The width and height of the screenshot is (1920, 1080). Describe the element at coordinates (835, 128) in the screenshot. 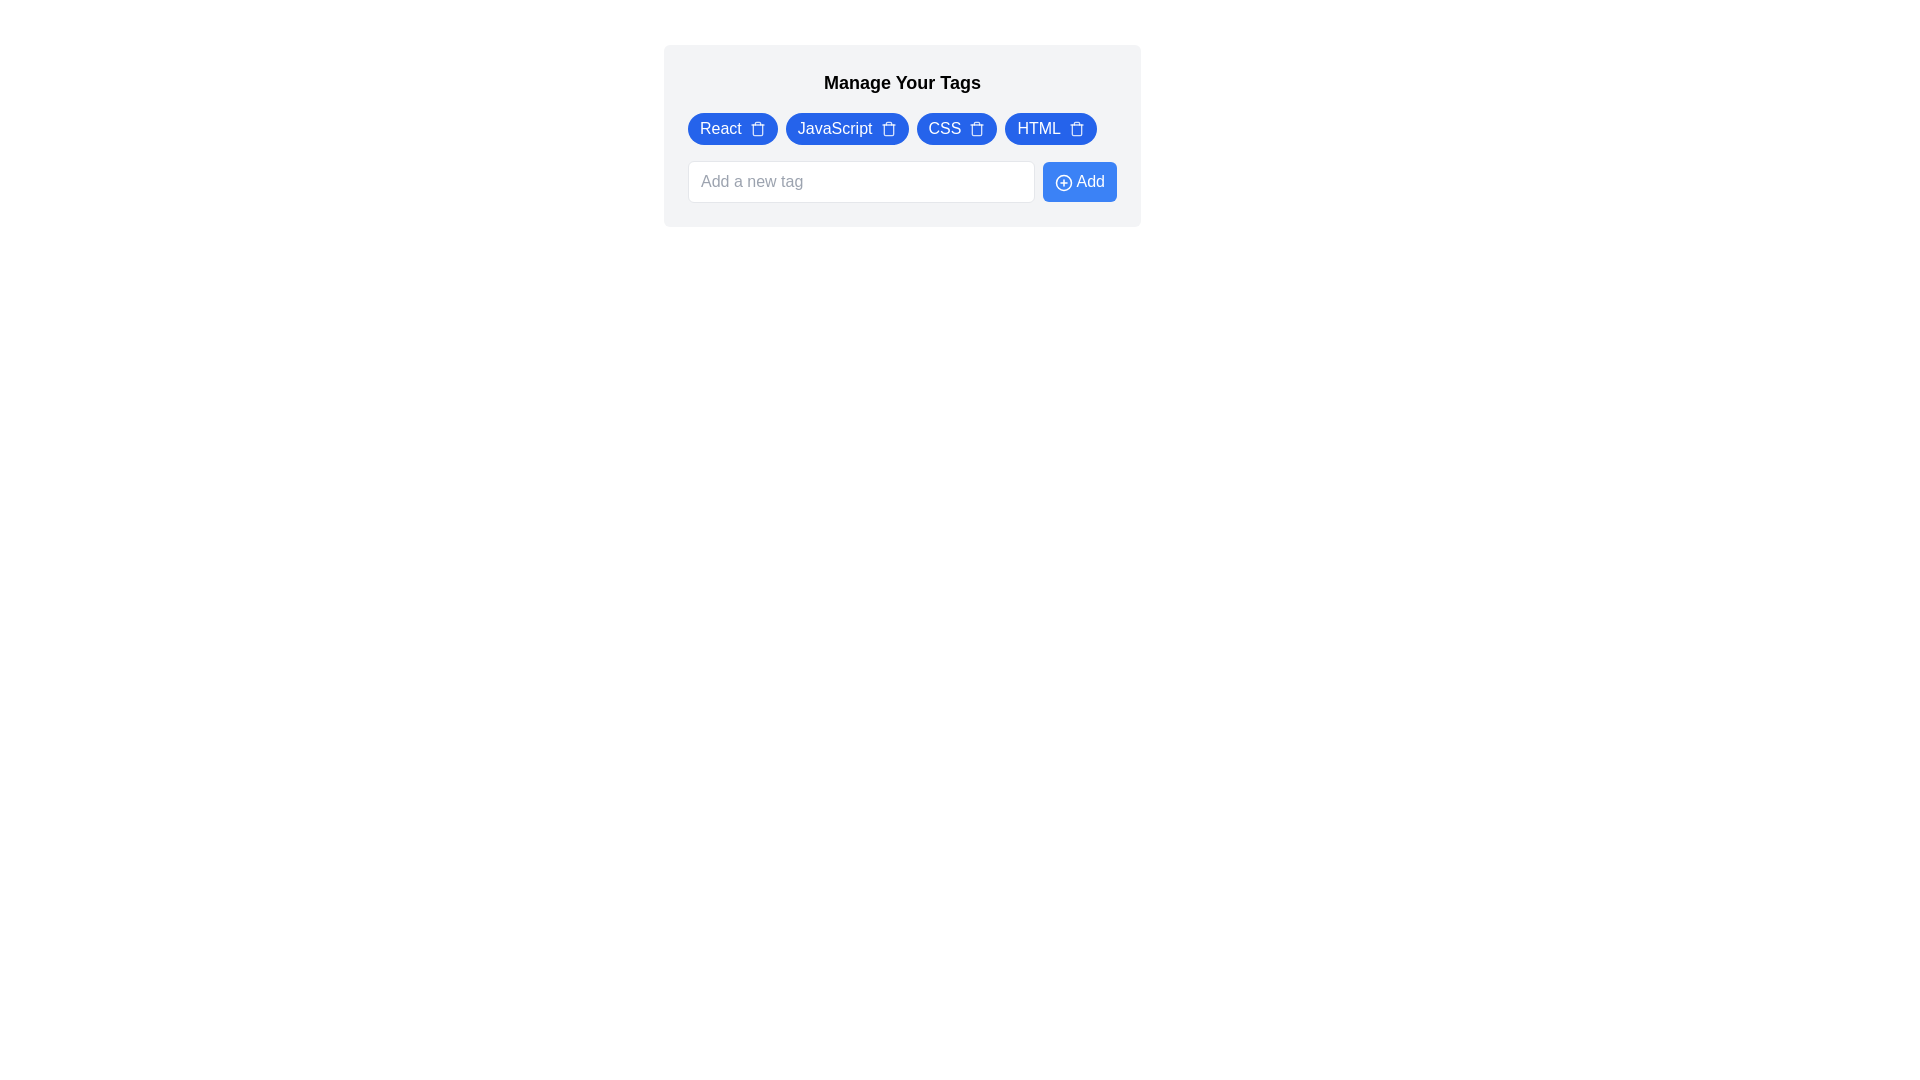

I see `the text label displaying 'JavaScript', which is part of the tags in the 'Manage Your Tags' panel` at that location.